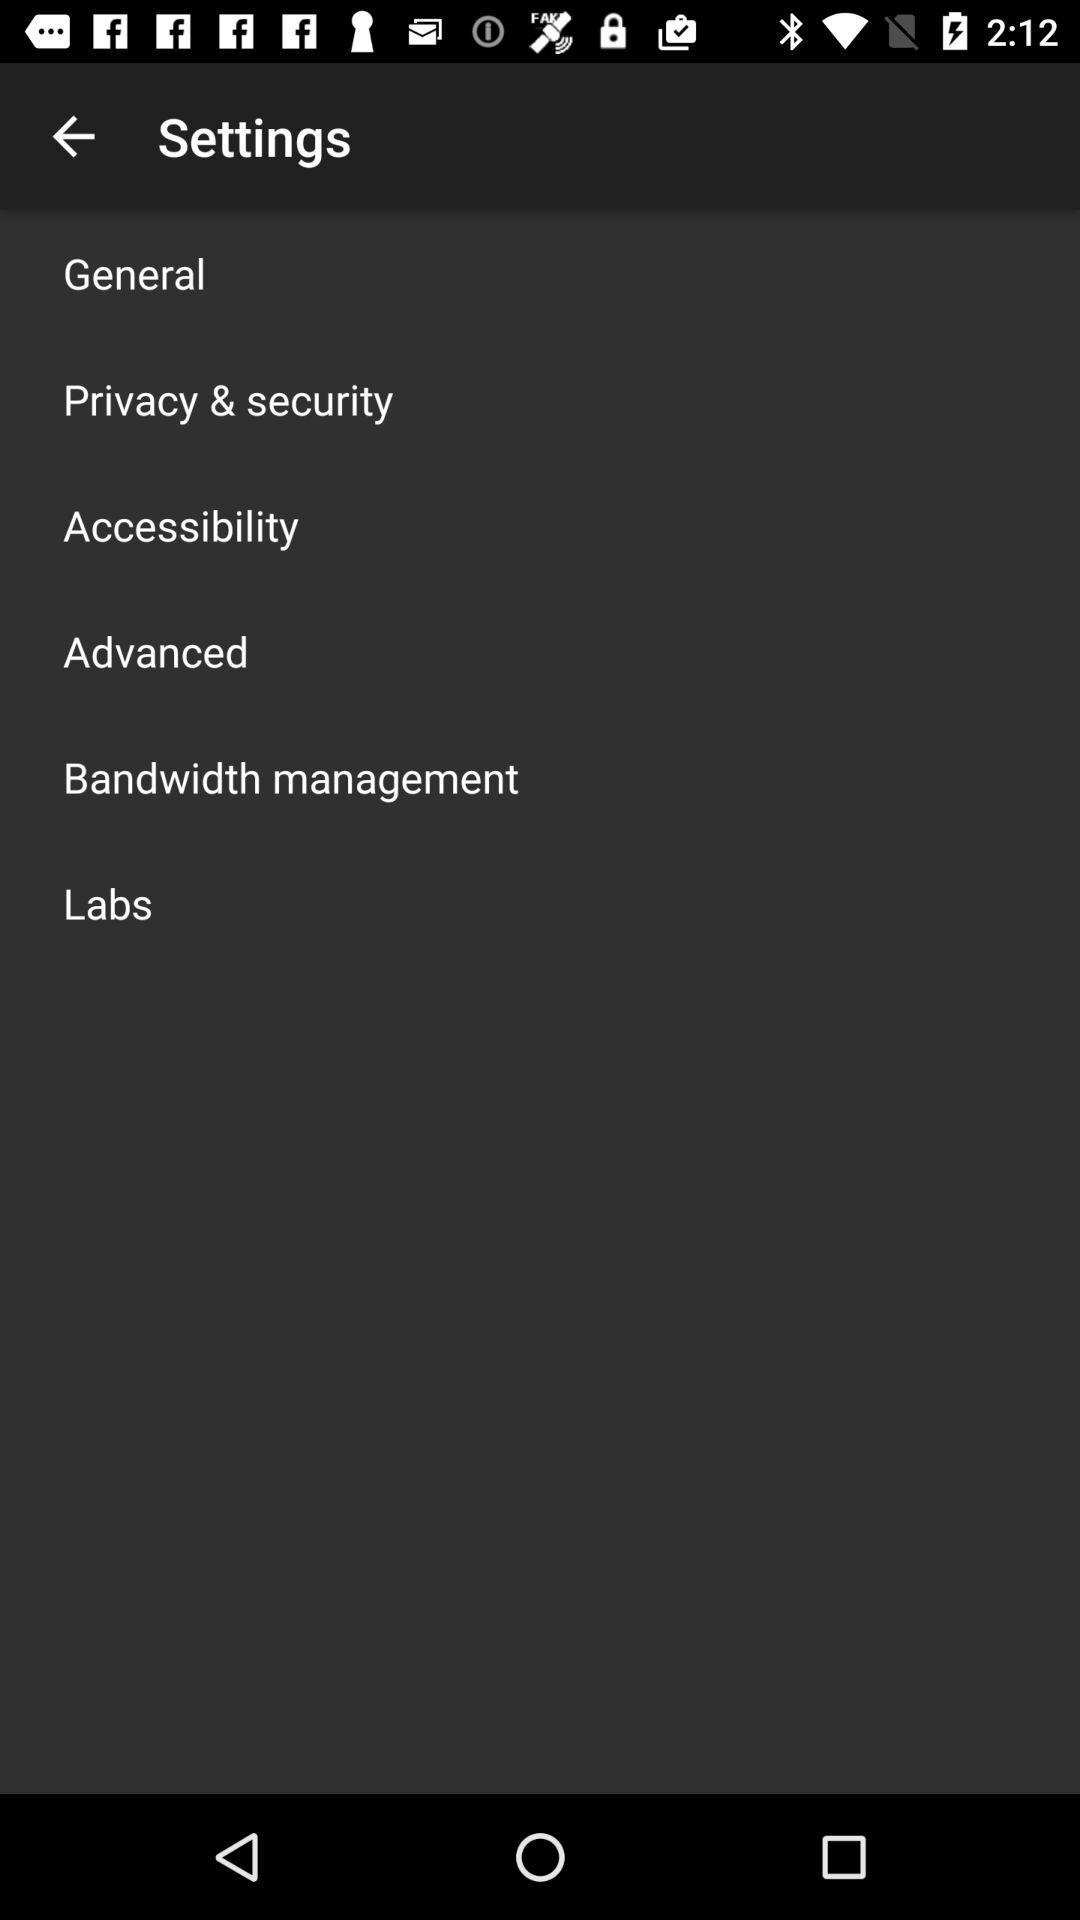  What do you see at coordinates (154, 651) in the screenshot?
I see `advanced icon` at bounding box center [154, 651].